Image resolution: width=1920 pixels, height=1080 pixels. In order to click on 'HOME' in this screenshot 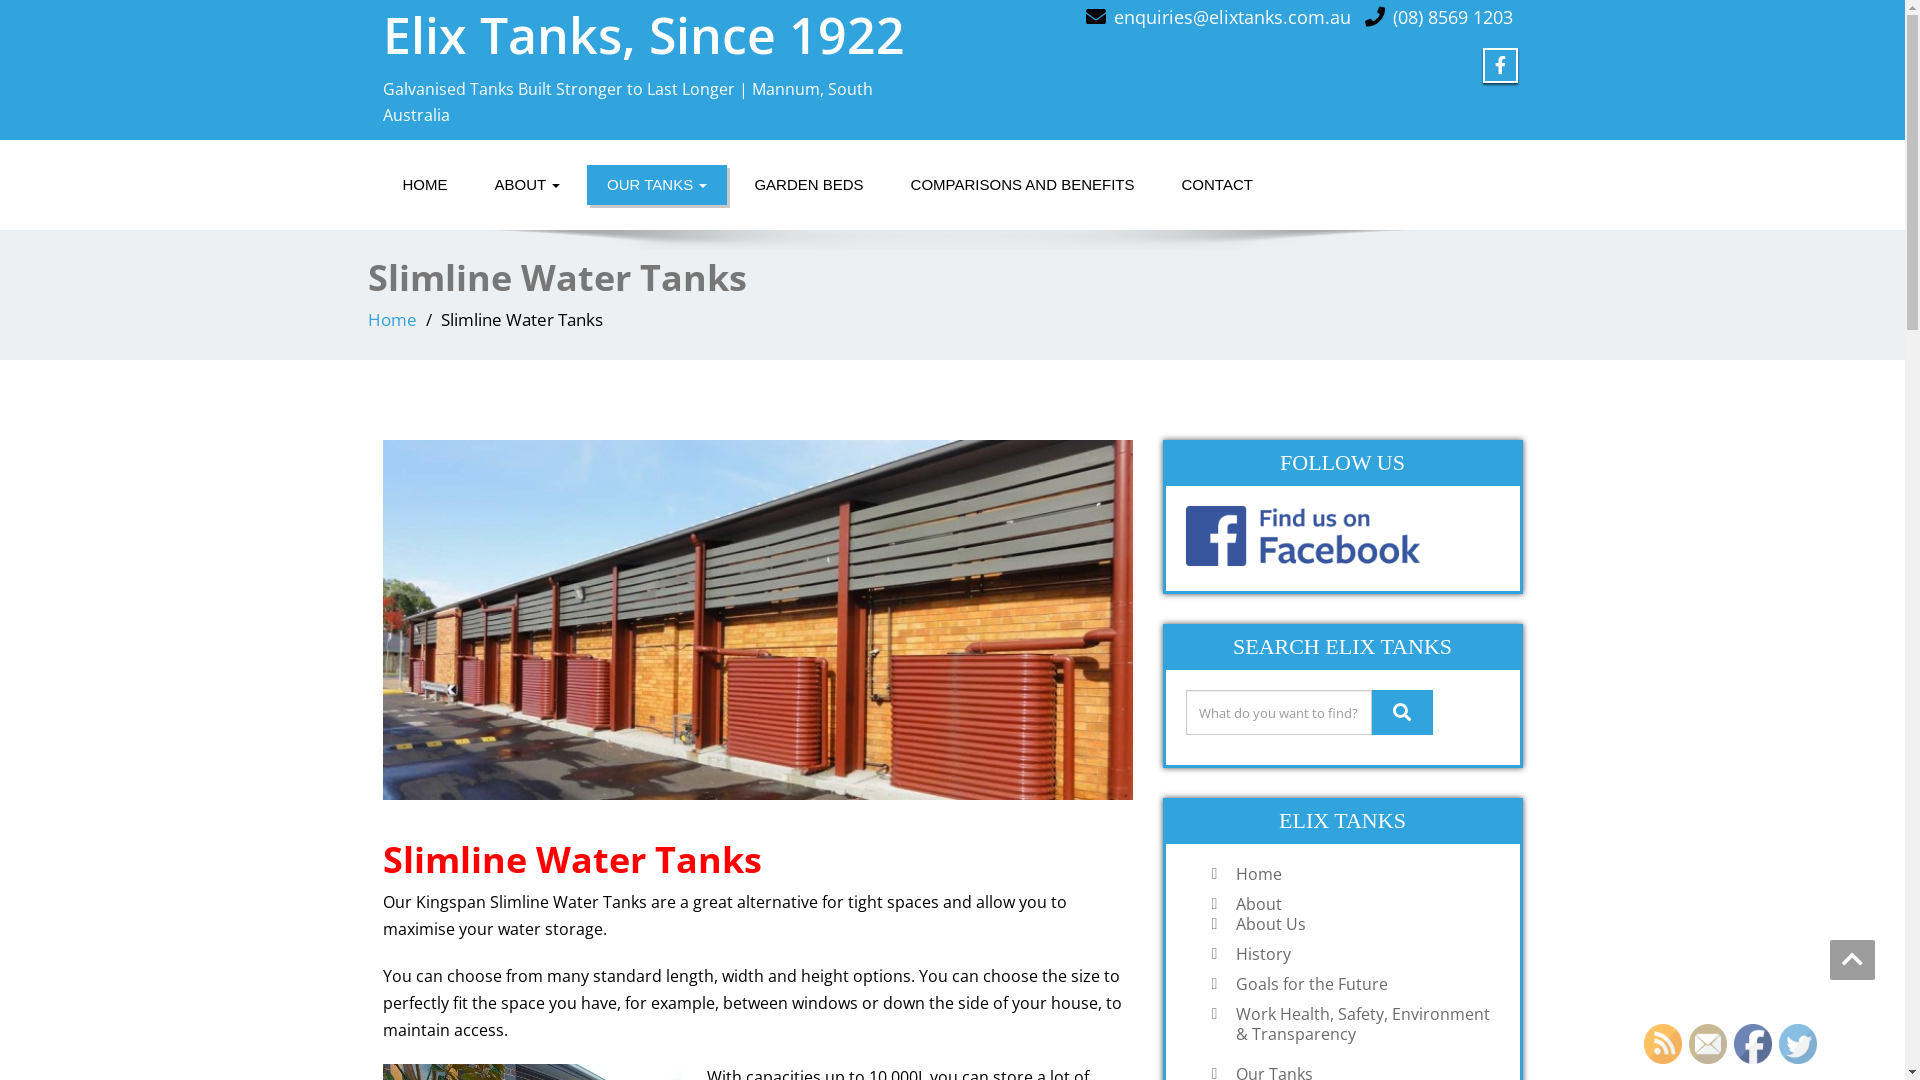, I will do `click(423, 185)`.